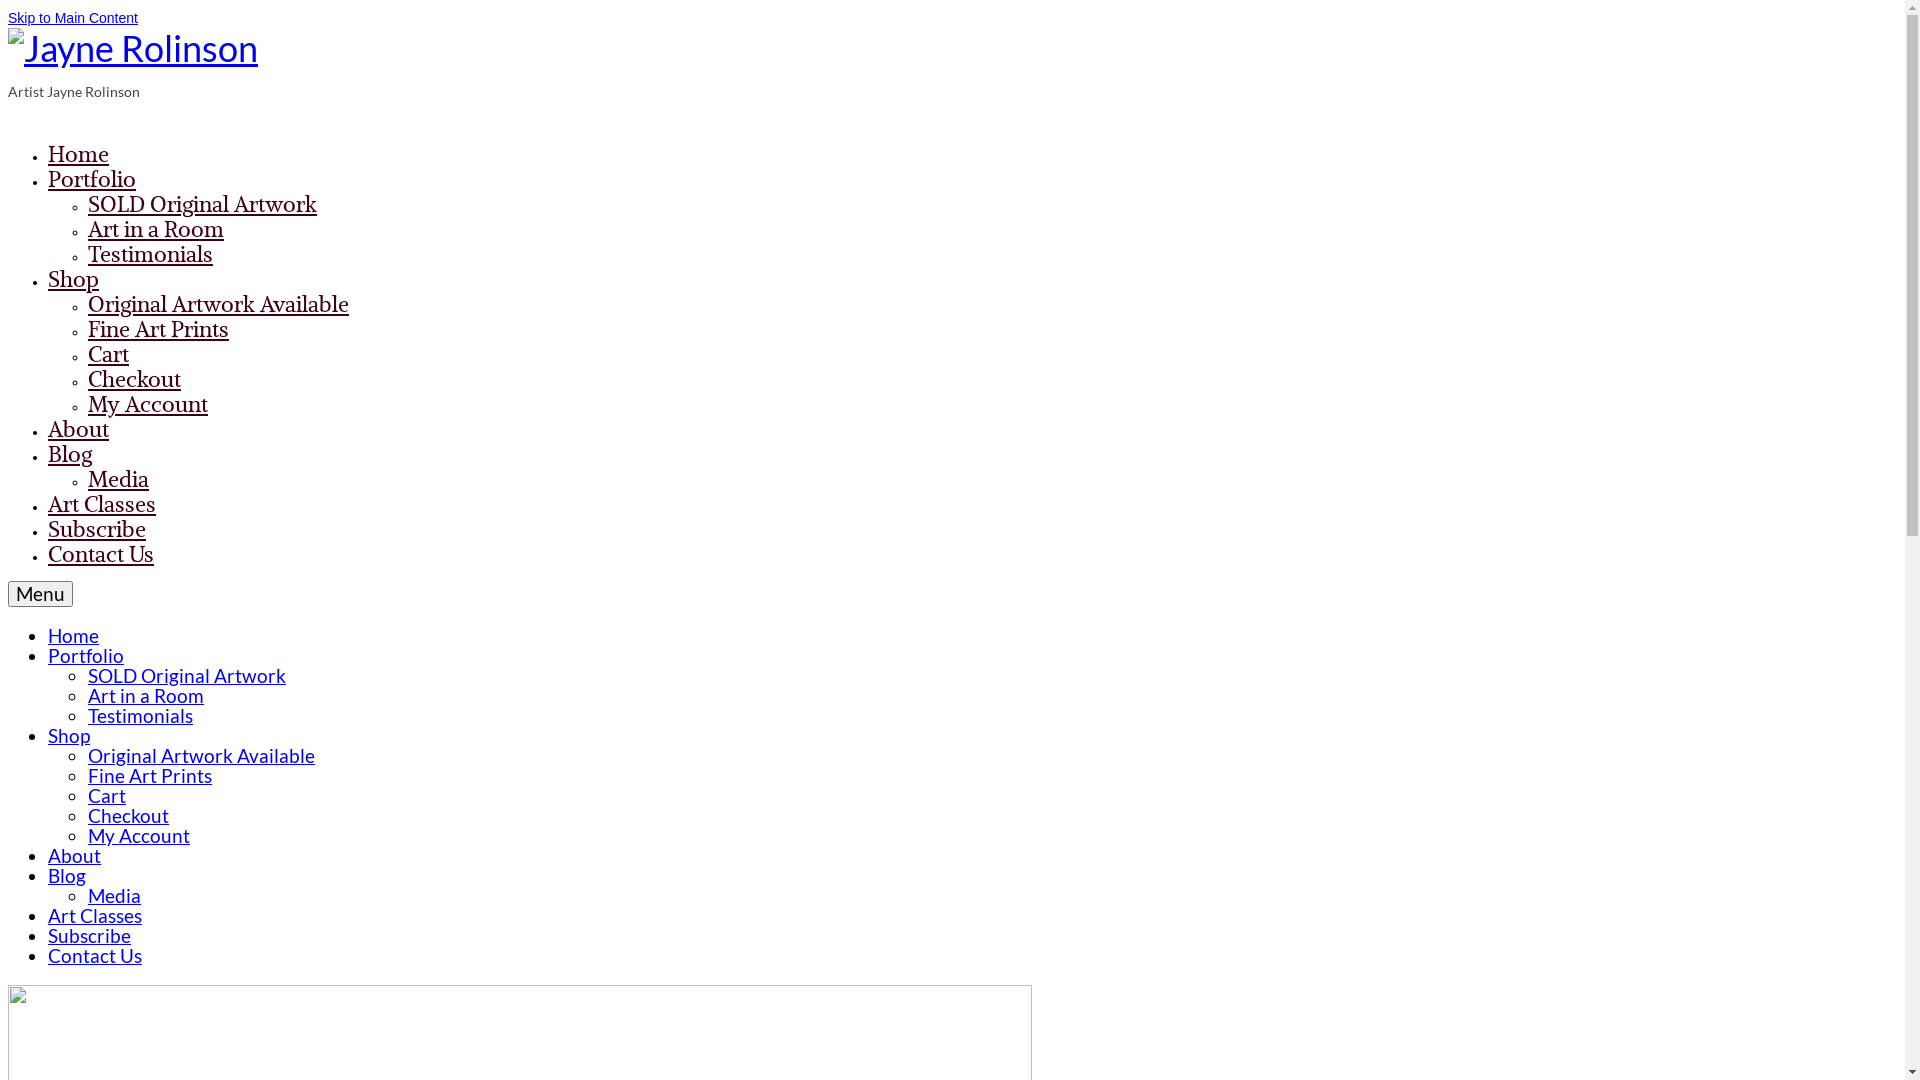 Image resolution: width=1920 pixels, height=1080 pixels. I want to click on 'Art Classes', so click(100, 503).